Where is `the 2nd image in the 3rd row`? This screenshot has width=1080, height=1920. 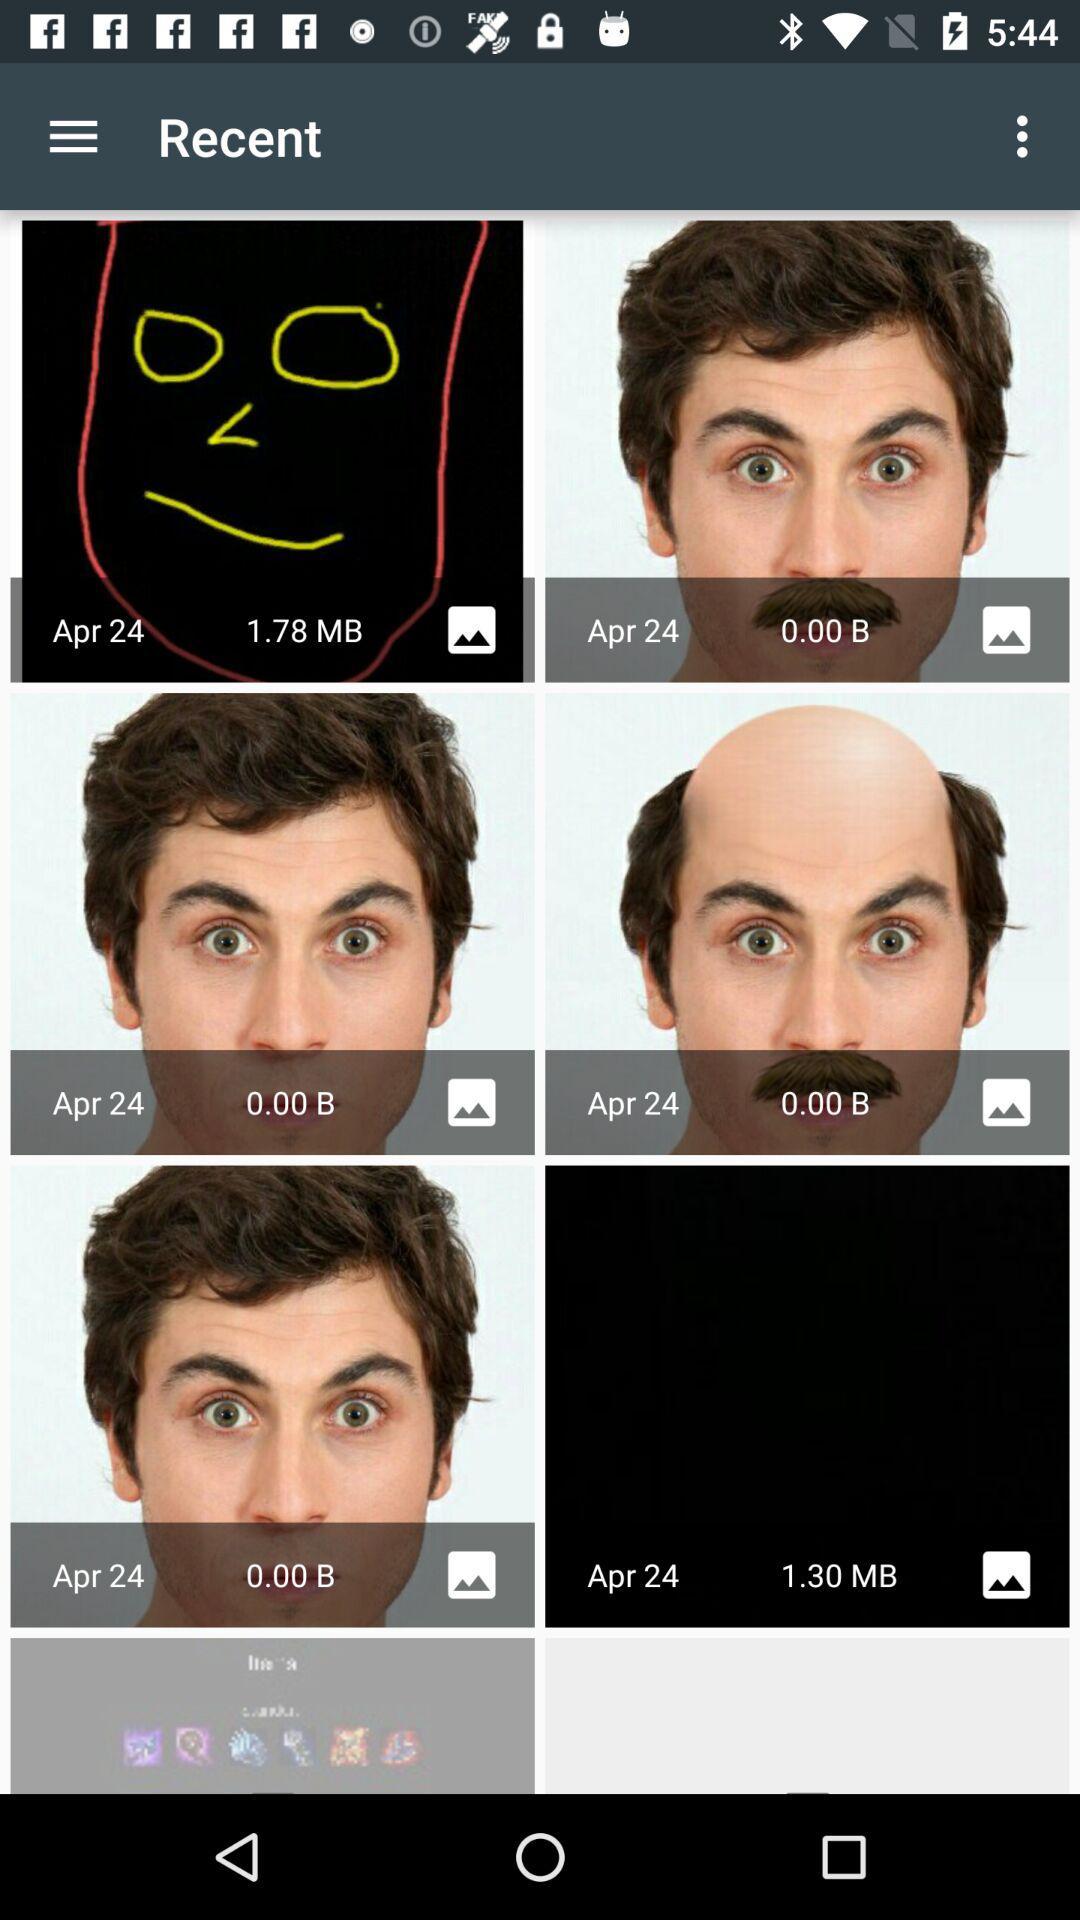
the 2nd image in the 3rd row is located at coordinates (806, 1395).